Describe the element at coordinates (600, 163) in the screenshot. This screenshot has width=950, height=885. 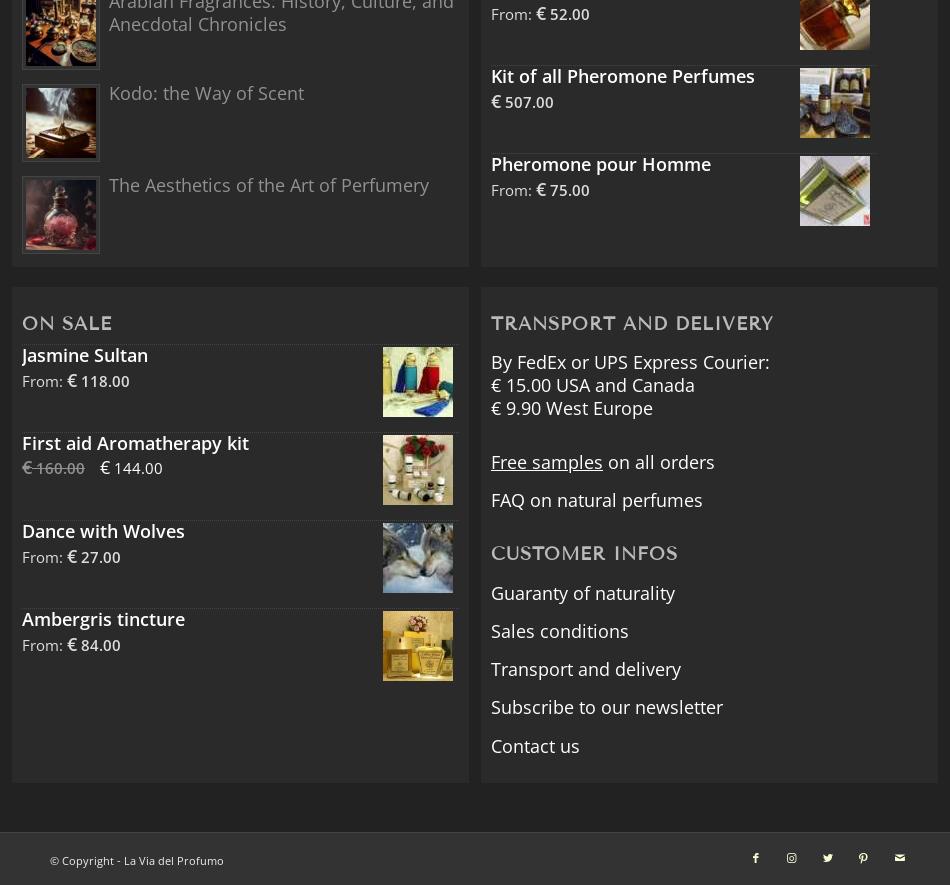
I see `'Pheromone pour Homme'` at that location.